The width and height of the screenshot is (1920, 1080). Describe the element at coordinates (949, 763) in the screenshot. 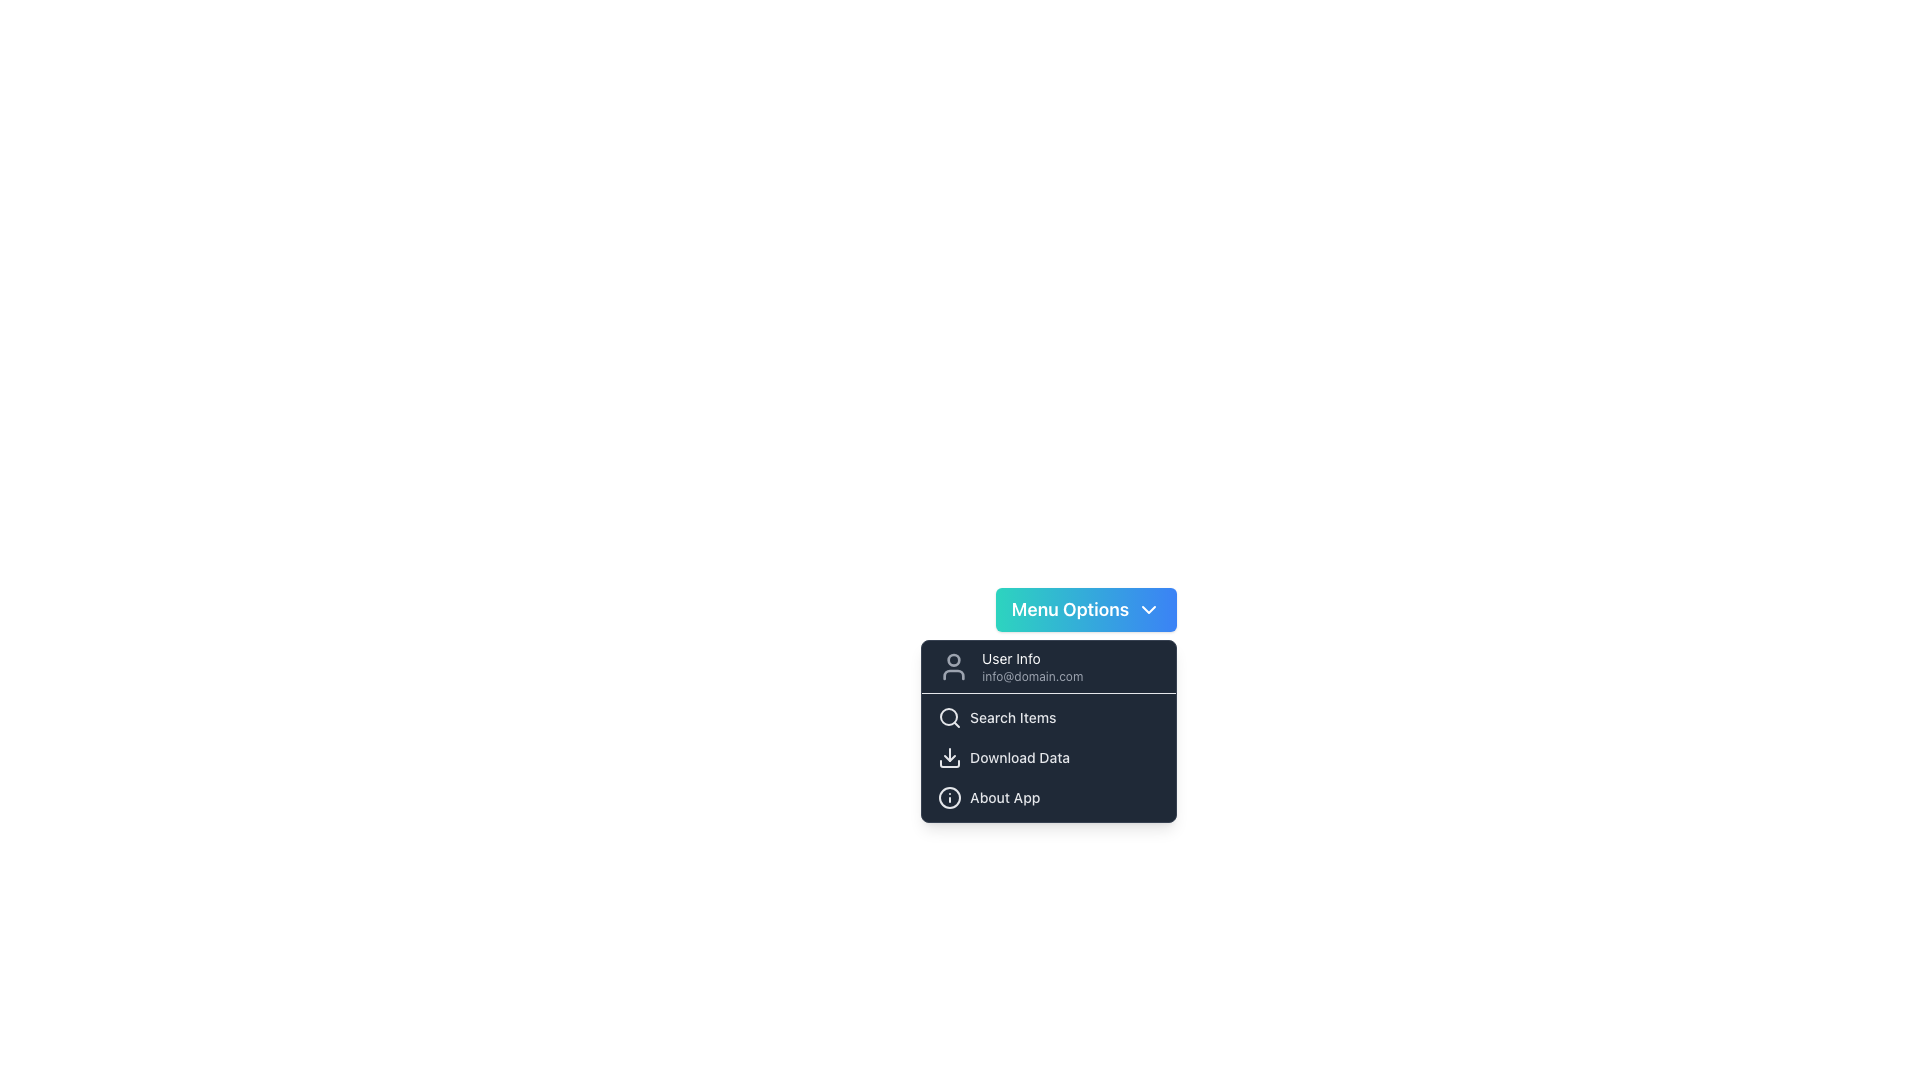

I see `the rectangular segment of the download button icon in the third item of the 'Download Data' dropdown menu` at that location.